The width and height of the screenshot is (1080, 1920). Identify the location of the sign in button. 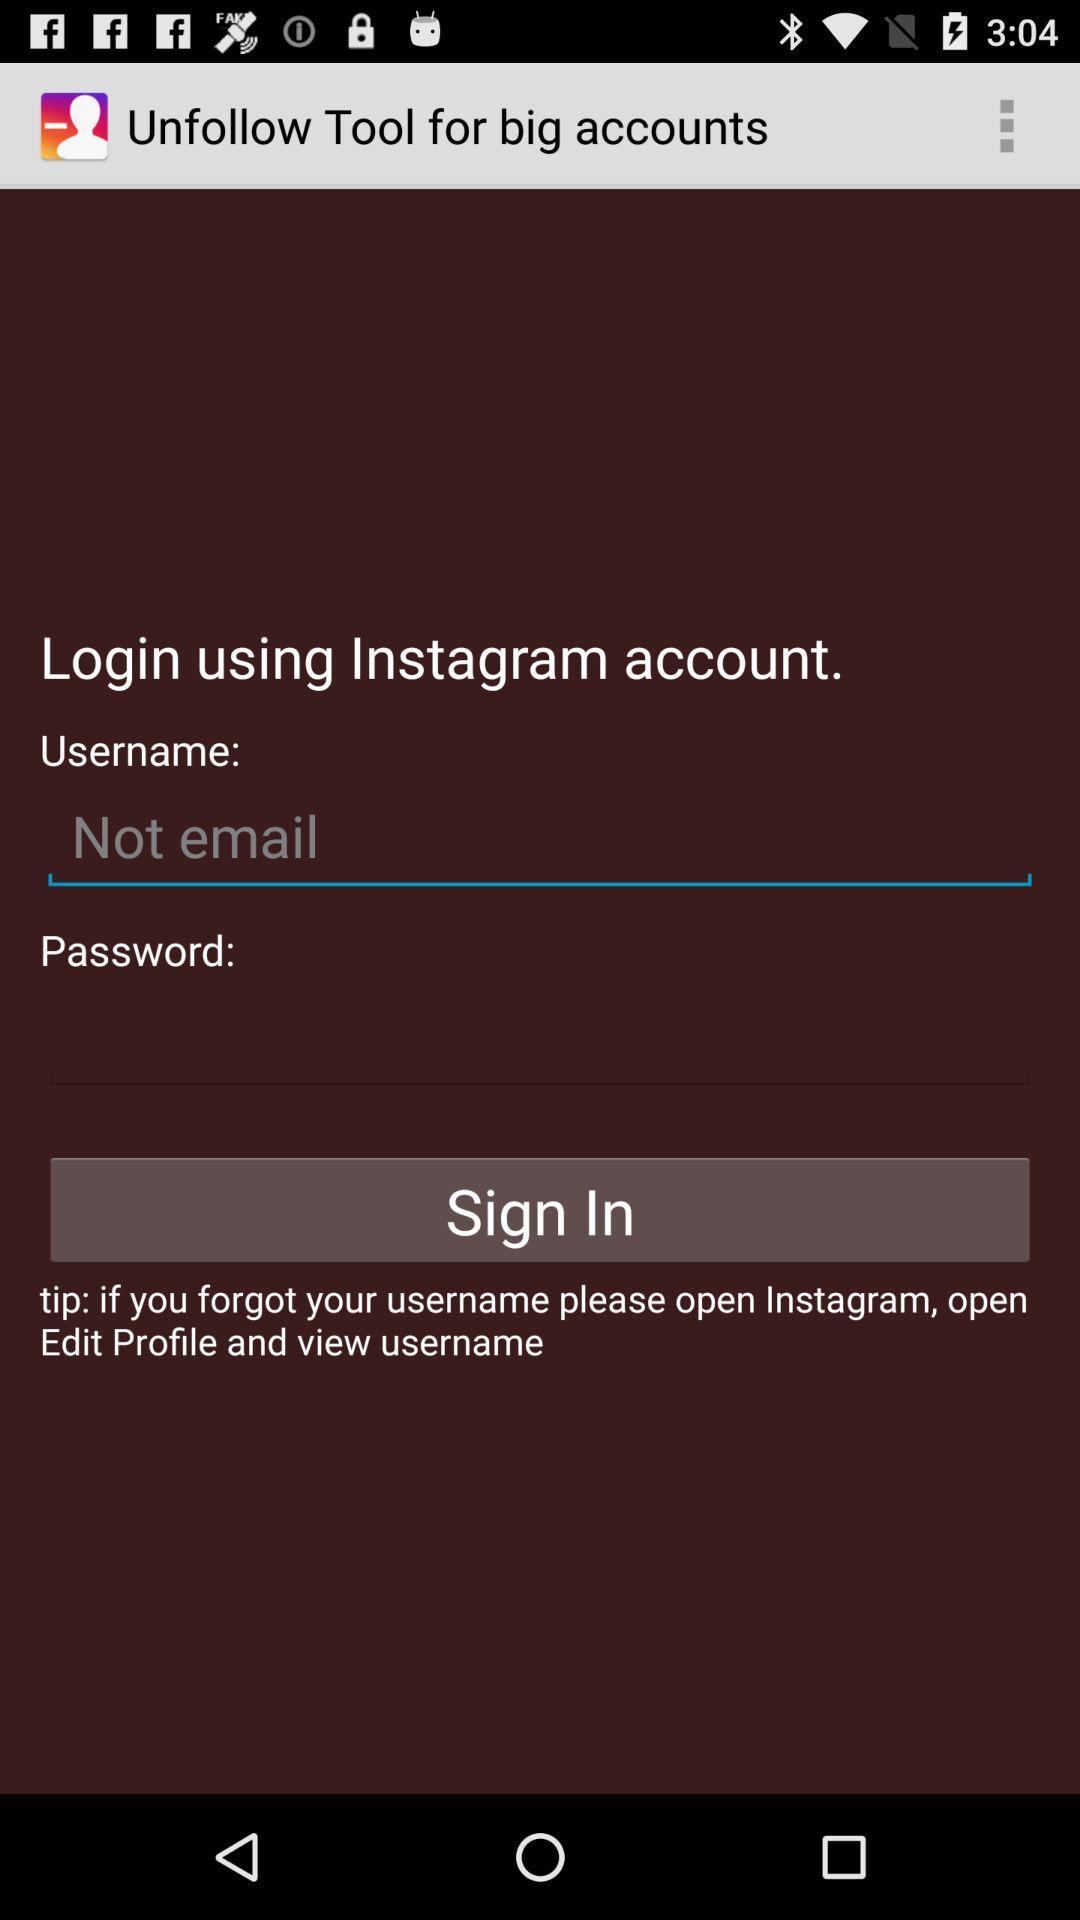
(540, 1209).